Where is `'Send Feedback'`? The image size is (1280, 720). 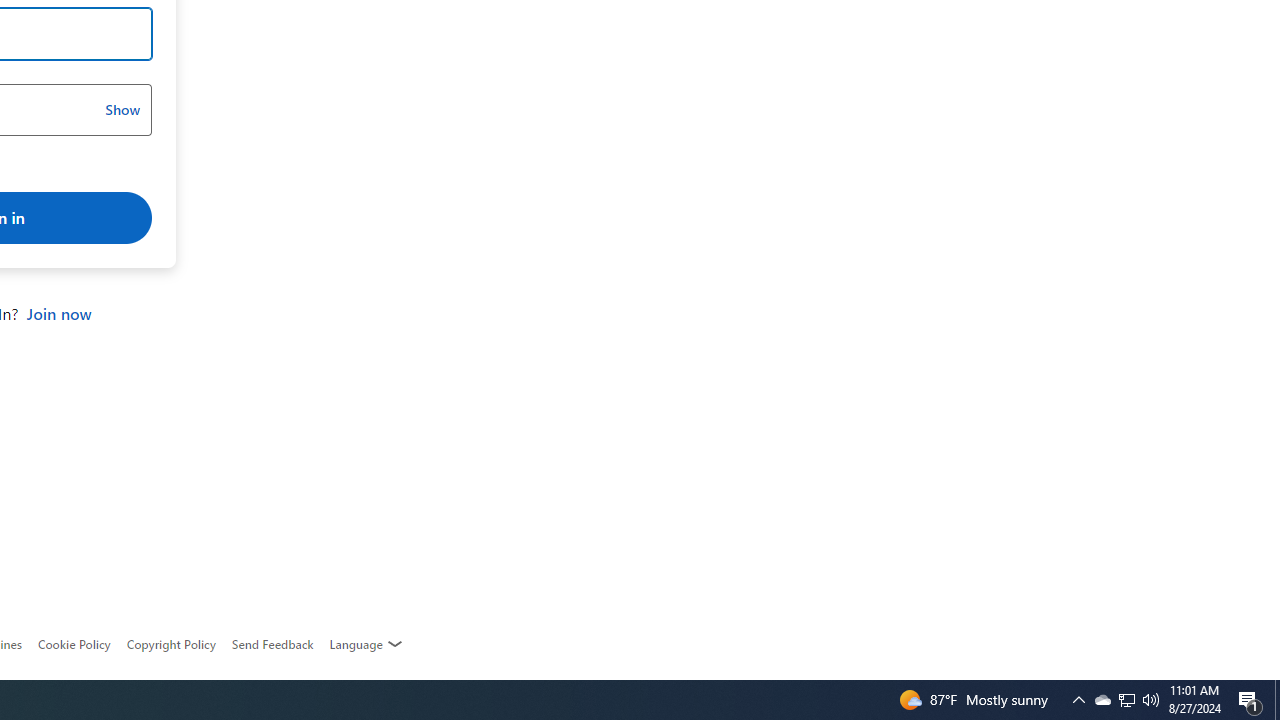 'Send Feedback' is located at coordinates (271, 644).